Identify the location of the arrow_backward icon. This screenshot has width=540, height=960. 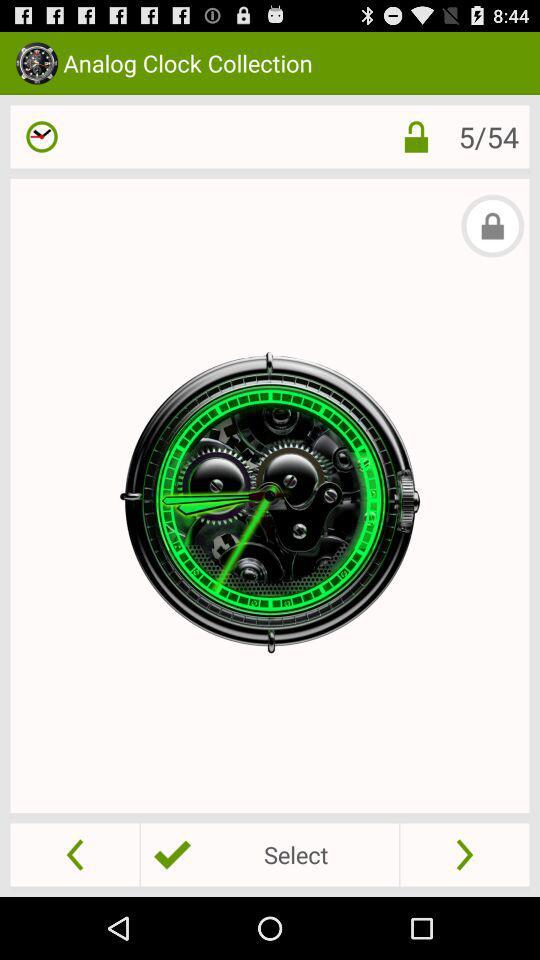
(74, 915).